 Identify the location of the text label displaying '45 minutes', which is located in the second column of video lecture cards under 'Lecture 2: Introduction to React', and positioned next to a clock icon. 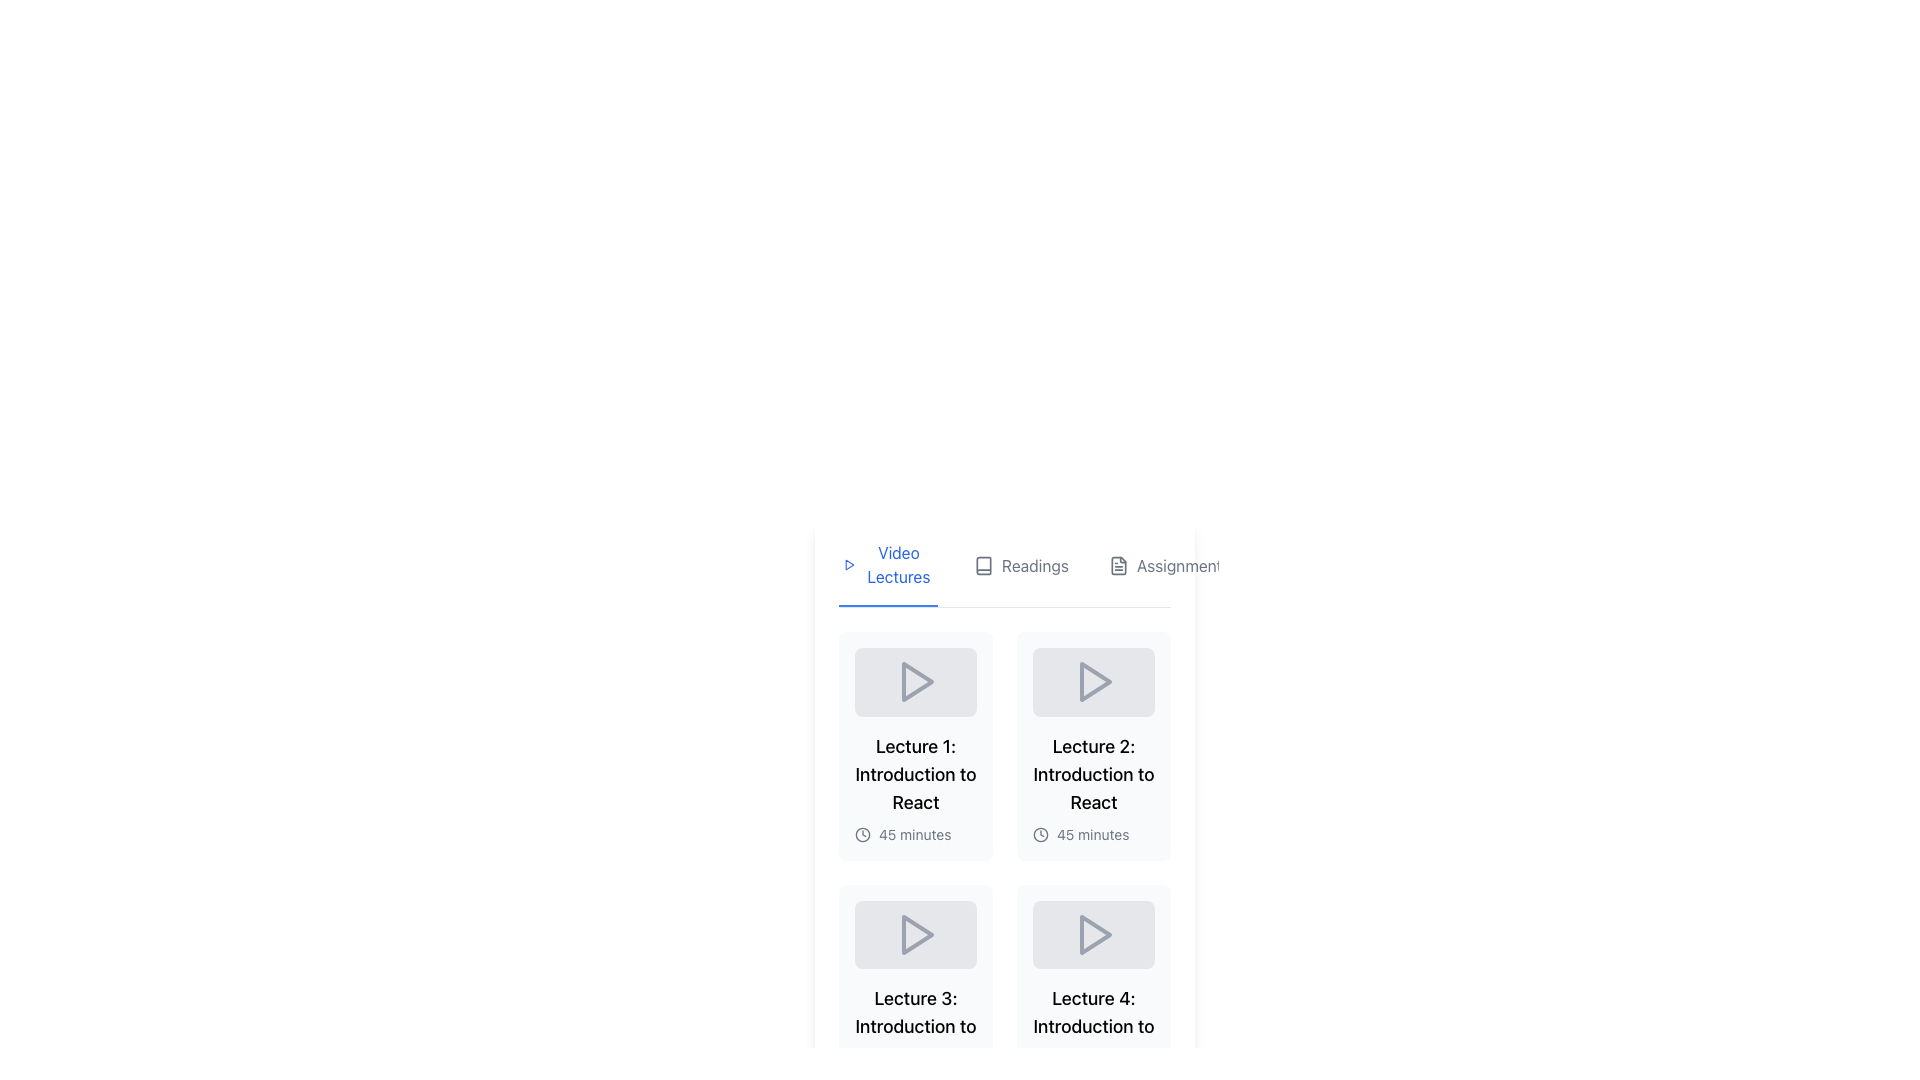
(1092, 834).